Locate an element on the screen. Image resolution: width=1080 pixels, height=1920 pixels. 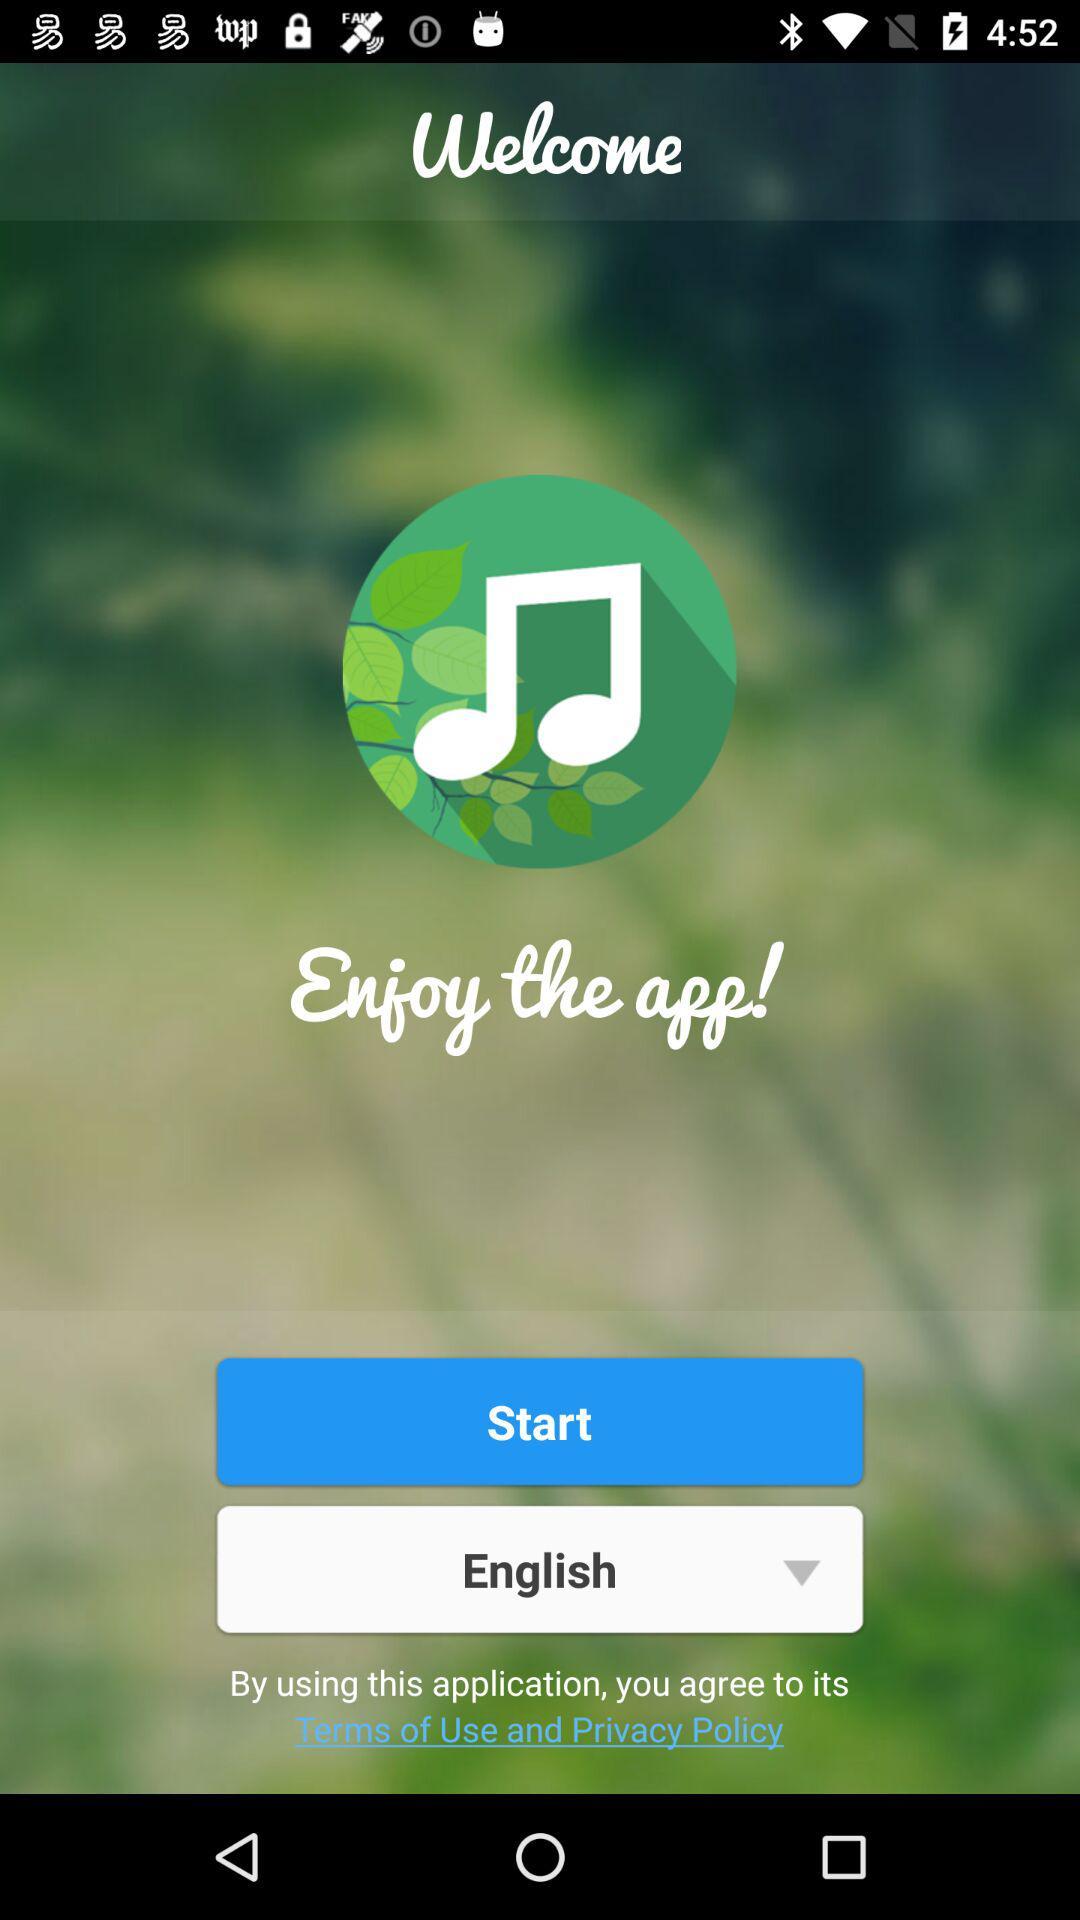
english item is located at coordinates (538, 1568).